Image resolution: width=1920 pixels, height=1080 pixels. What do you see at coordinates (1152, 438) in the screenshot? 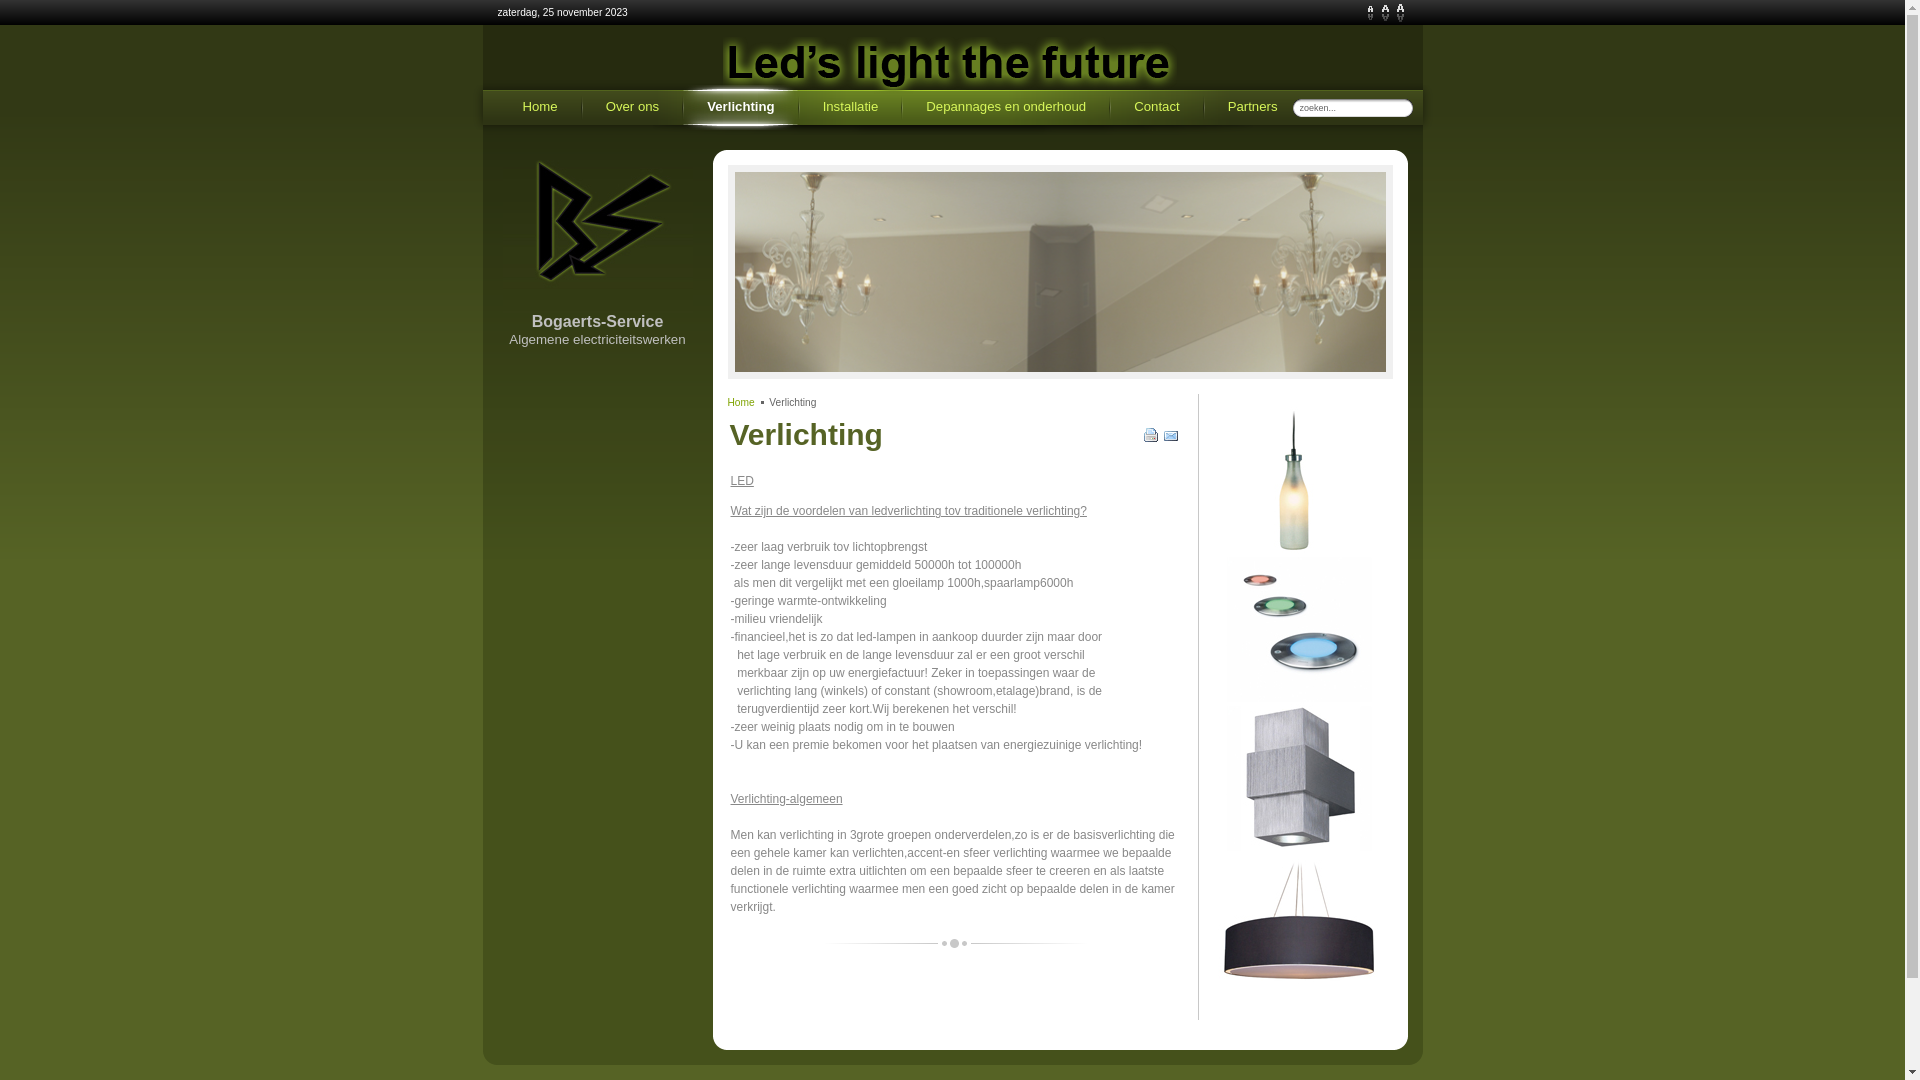
I see `'Afdrukken'` at bounding box center [1152, 438].